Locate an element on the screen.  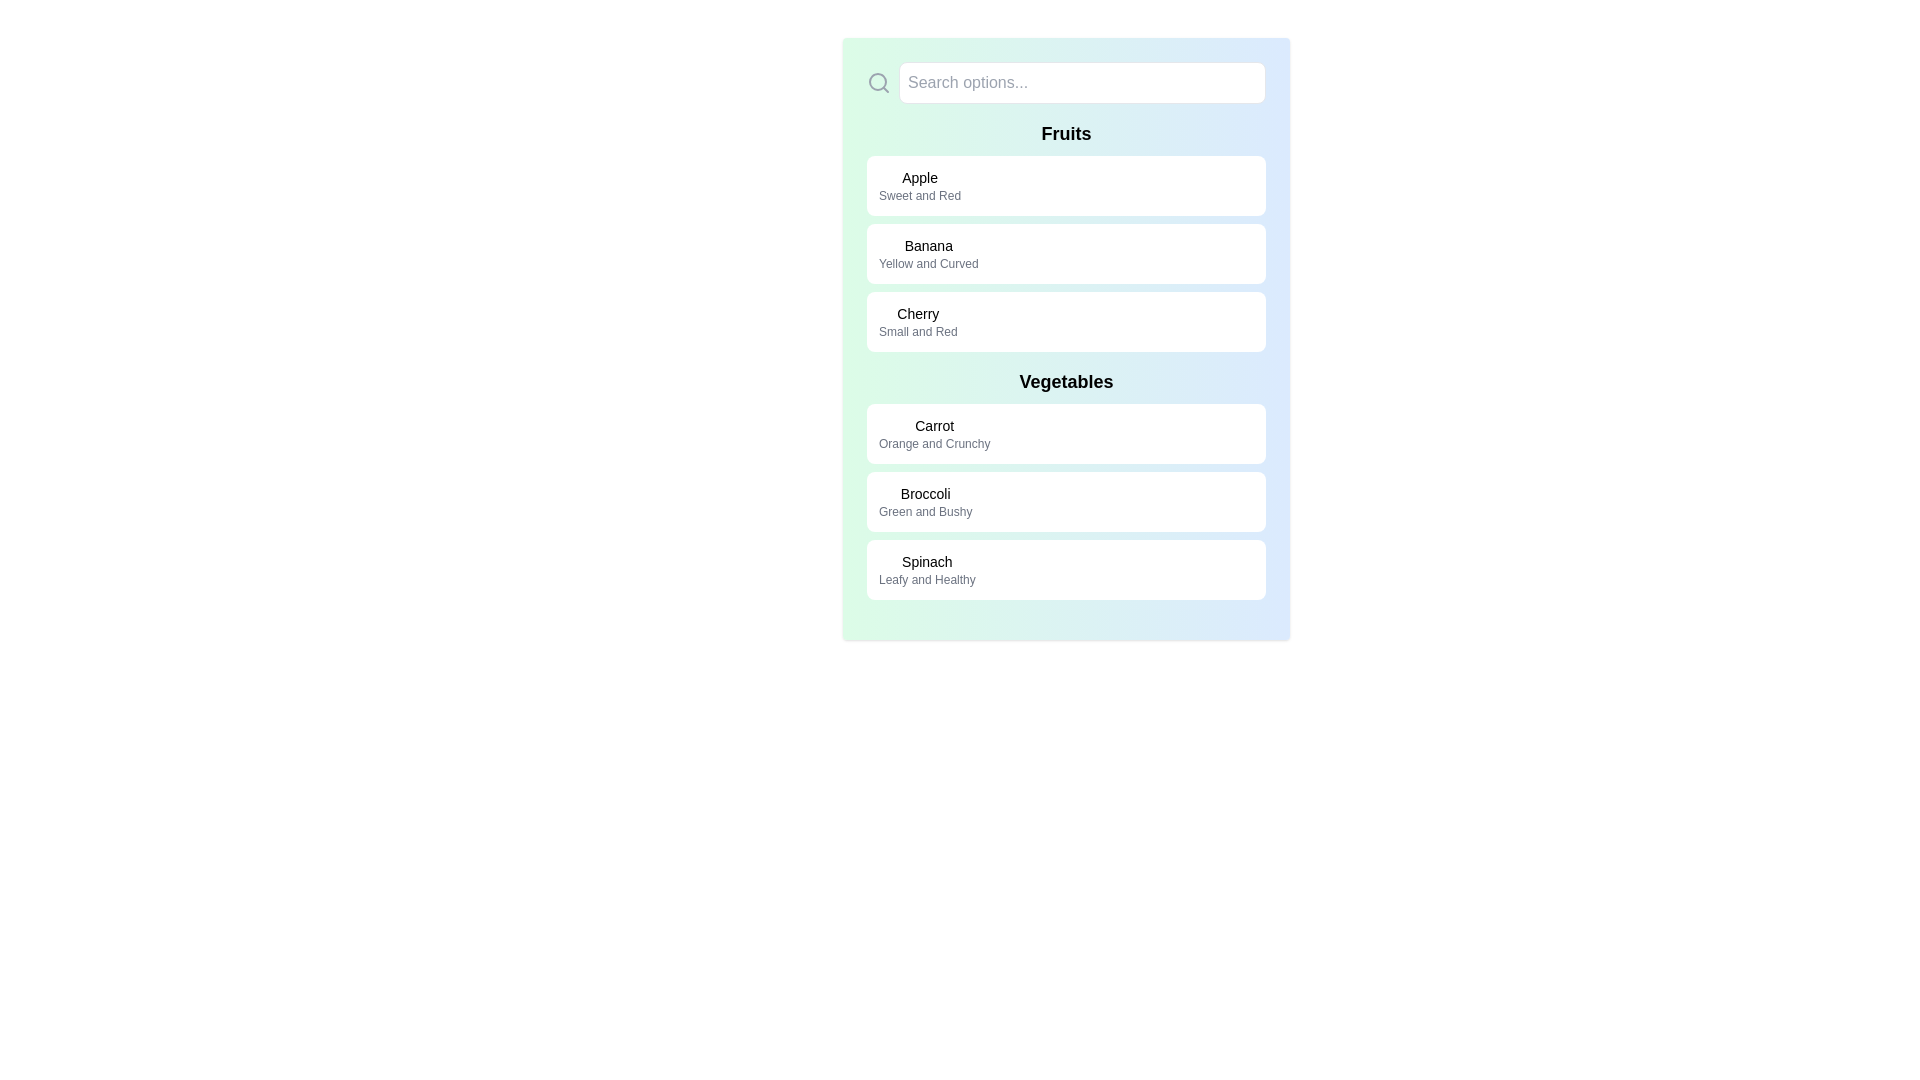
text label that provides details about the 'Apple' item, located vertically below the 'Apple' text in the 'Fruits' section is located at coordinates (919, 196).